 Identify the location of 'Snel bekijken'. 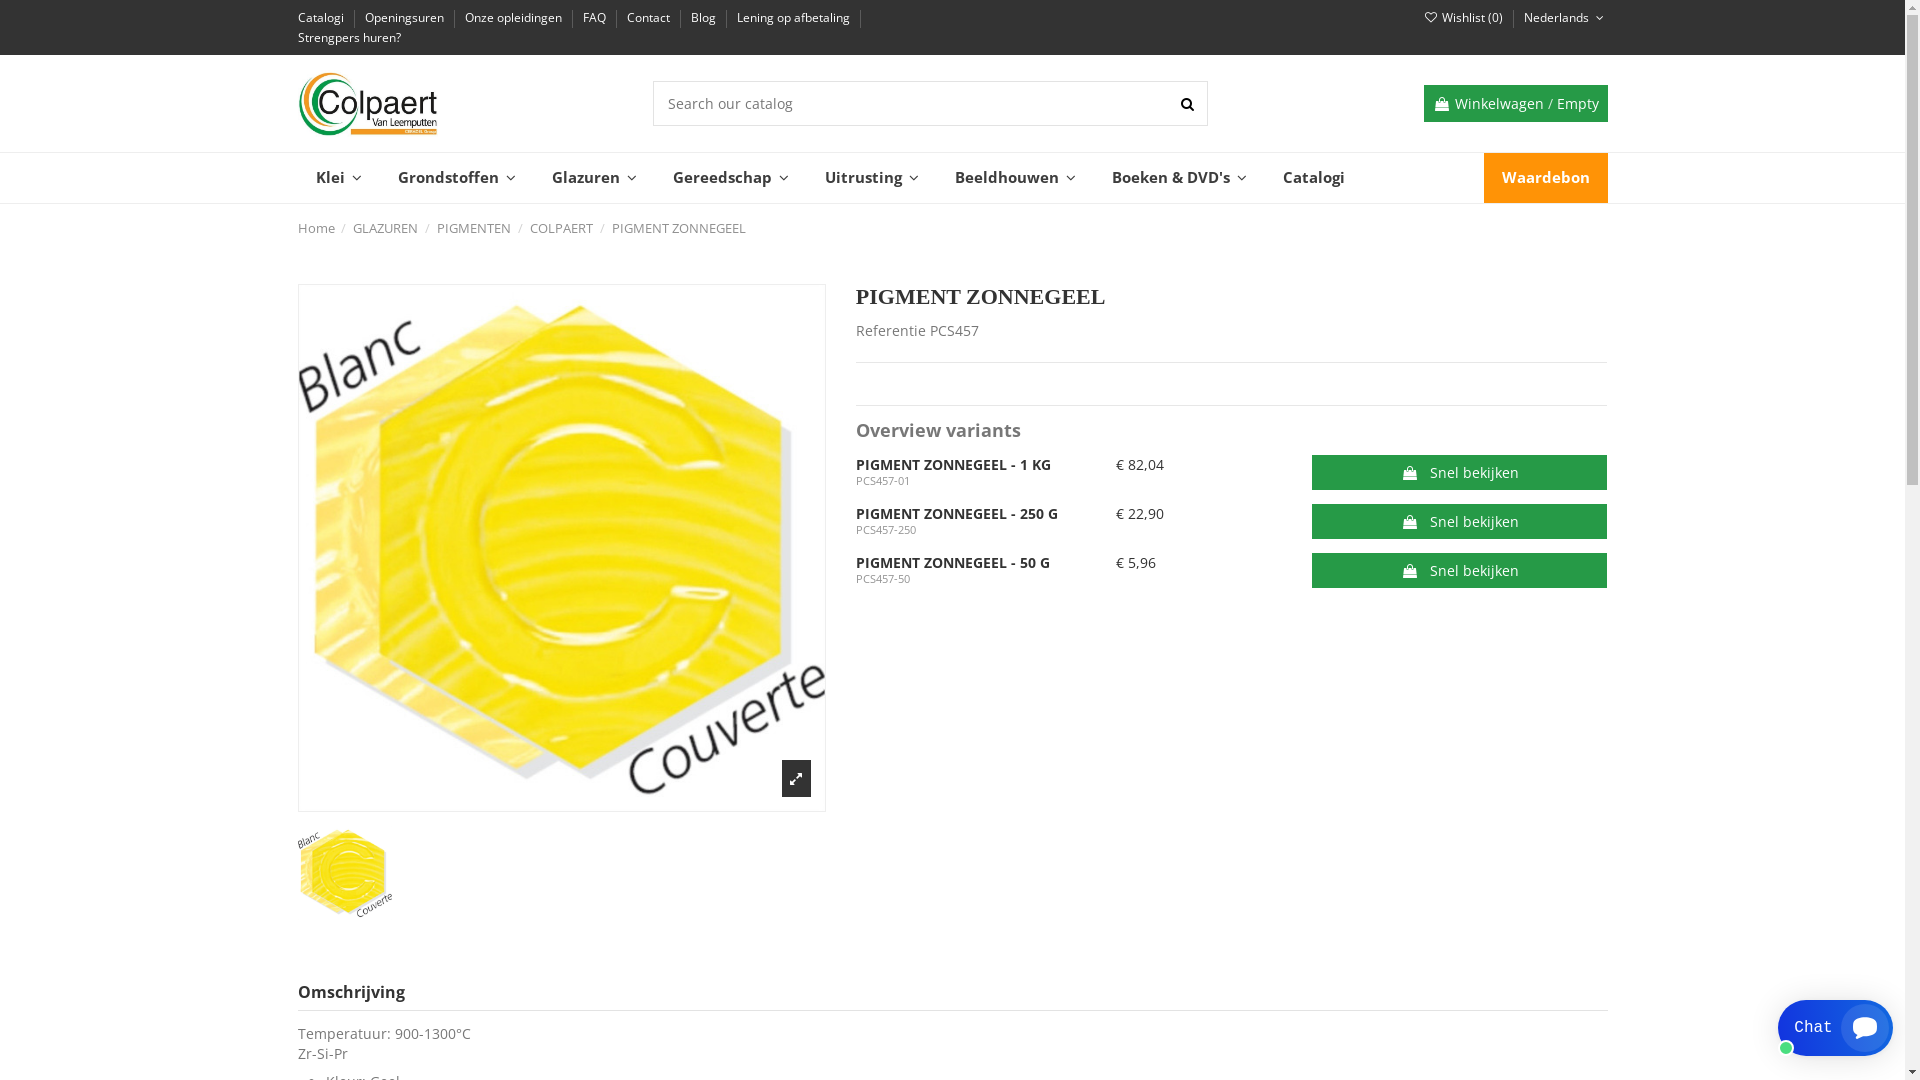
(1459, 520).